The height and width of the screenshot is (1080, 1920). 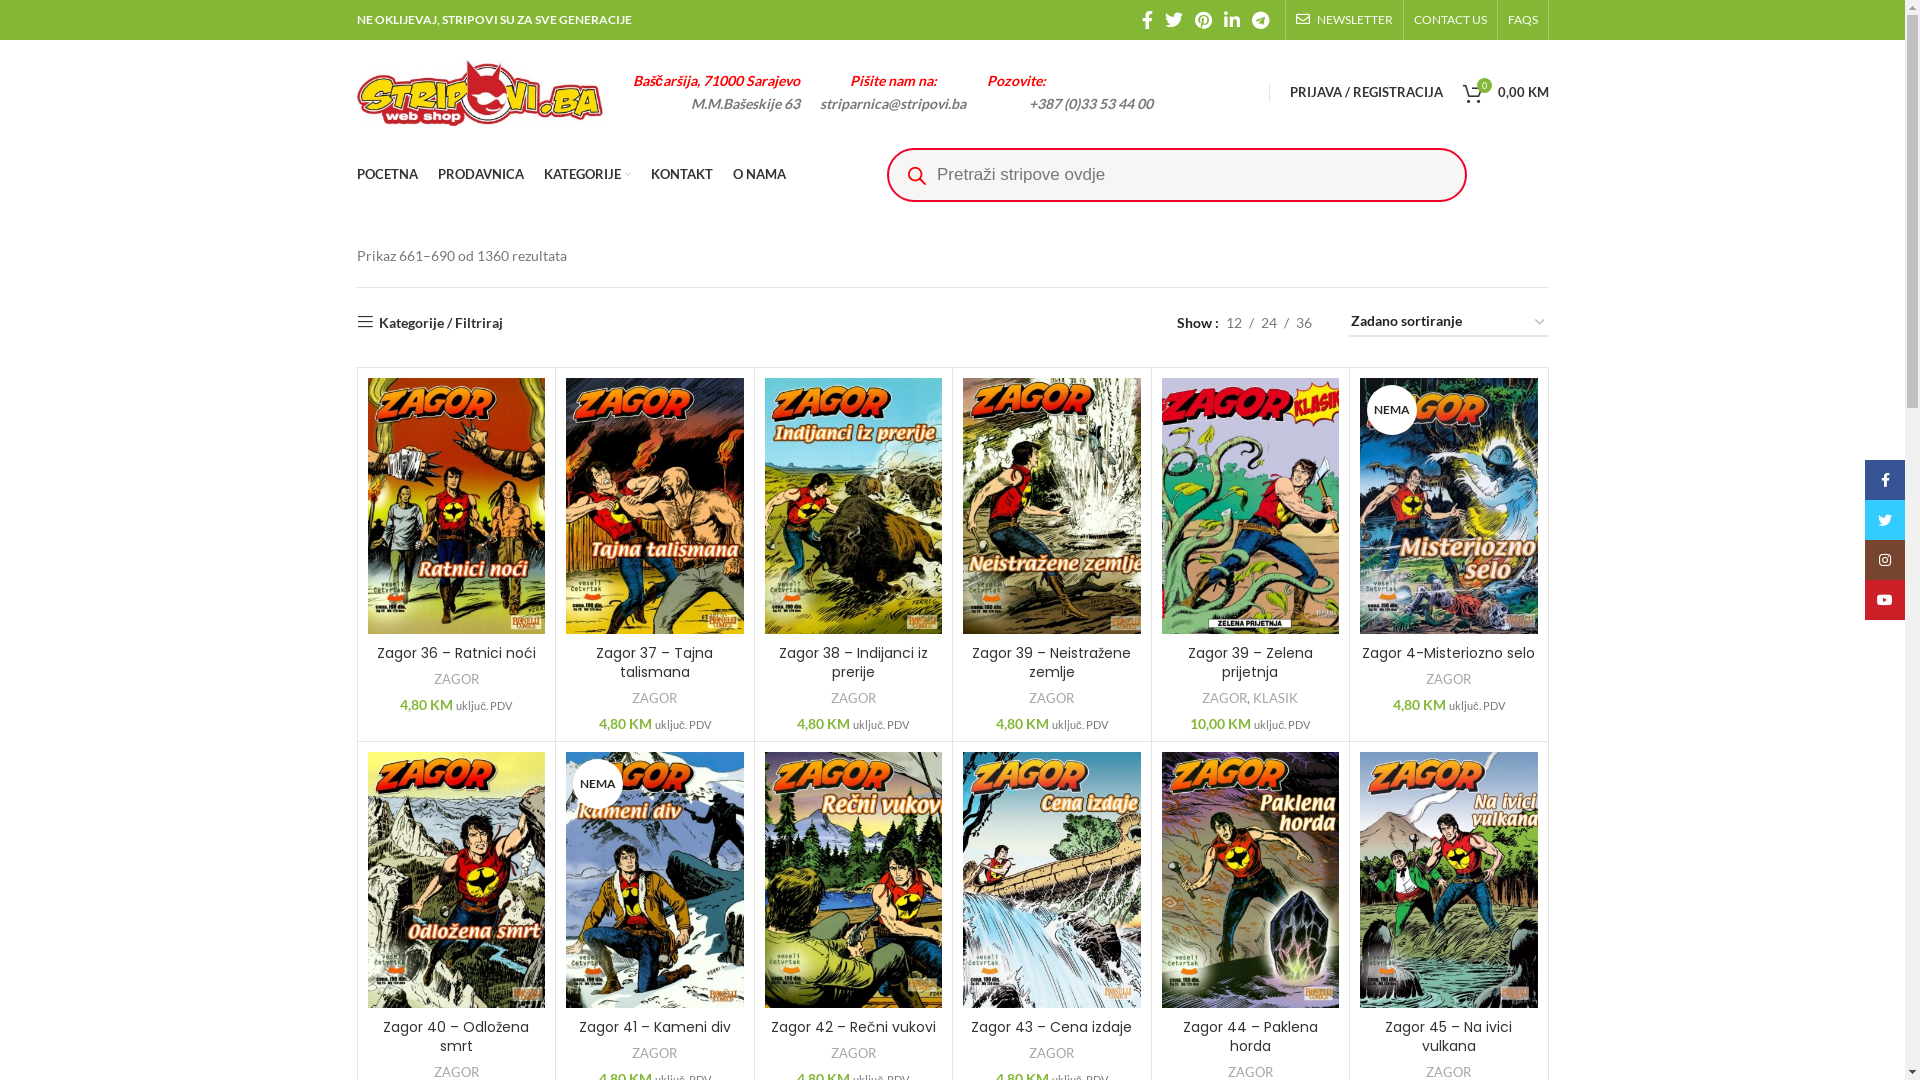 I want to click on 'PRODAVNICA', so click(x=480, y=173).